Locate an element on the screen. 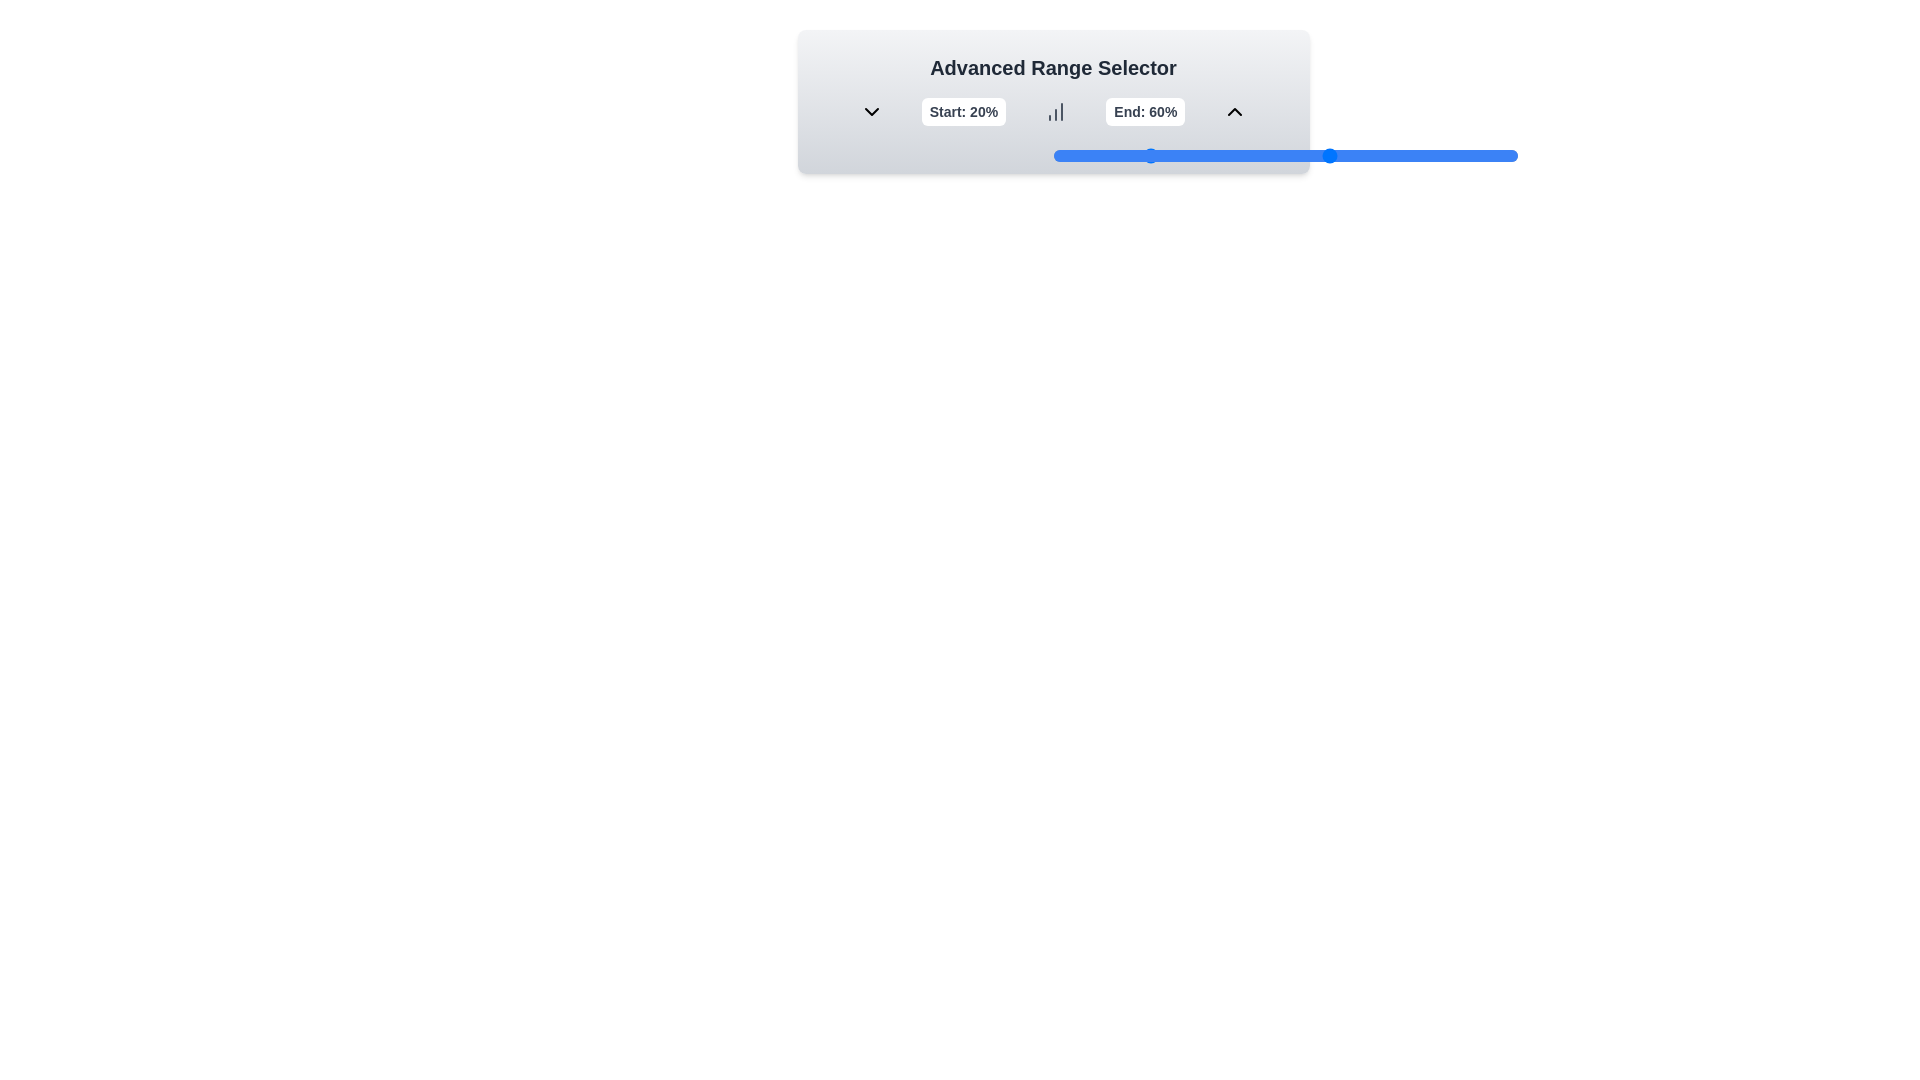 The width and height of the screenshot is (1920, 1080). the ChevronUp icon to increase the range end value is located at coordinates (1234, 111).